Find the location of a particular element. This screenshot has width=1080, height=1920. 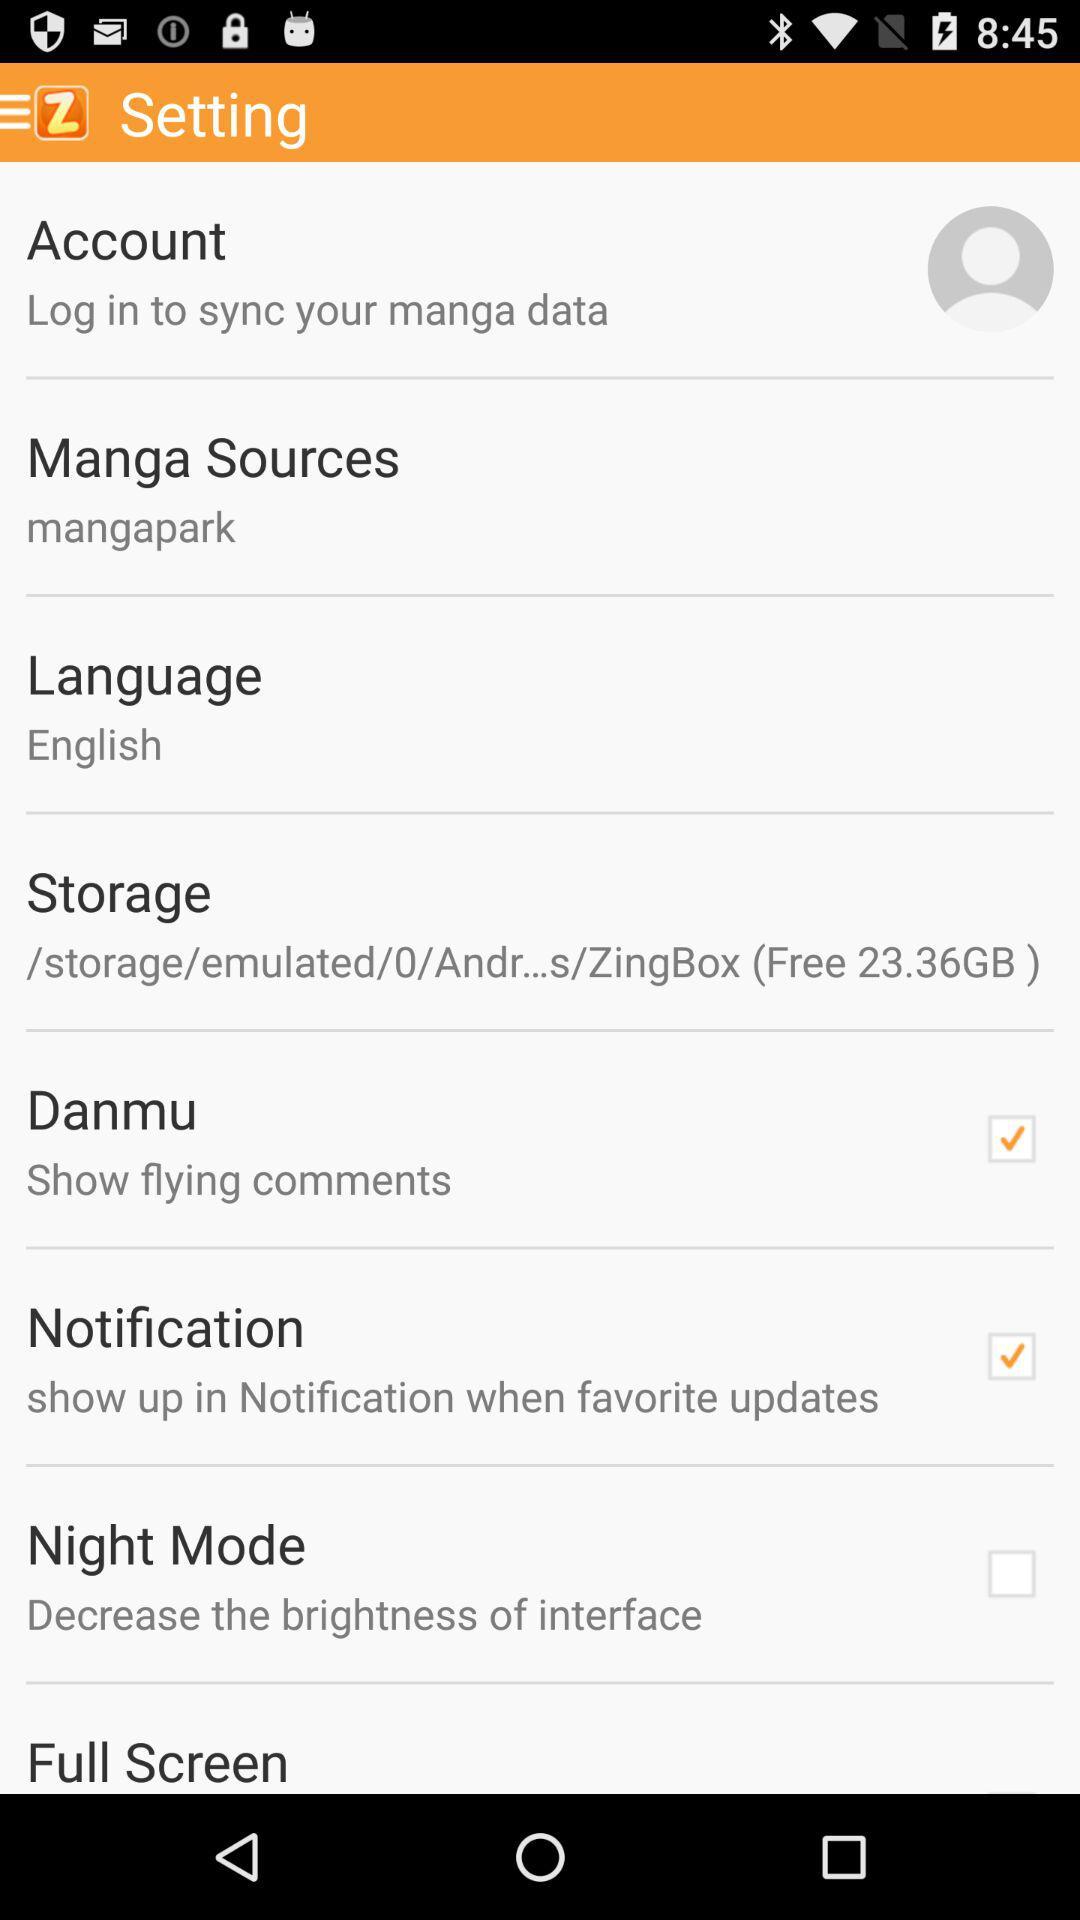

the check box for danmu is located at coordinates (1011, 1138).